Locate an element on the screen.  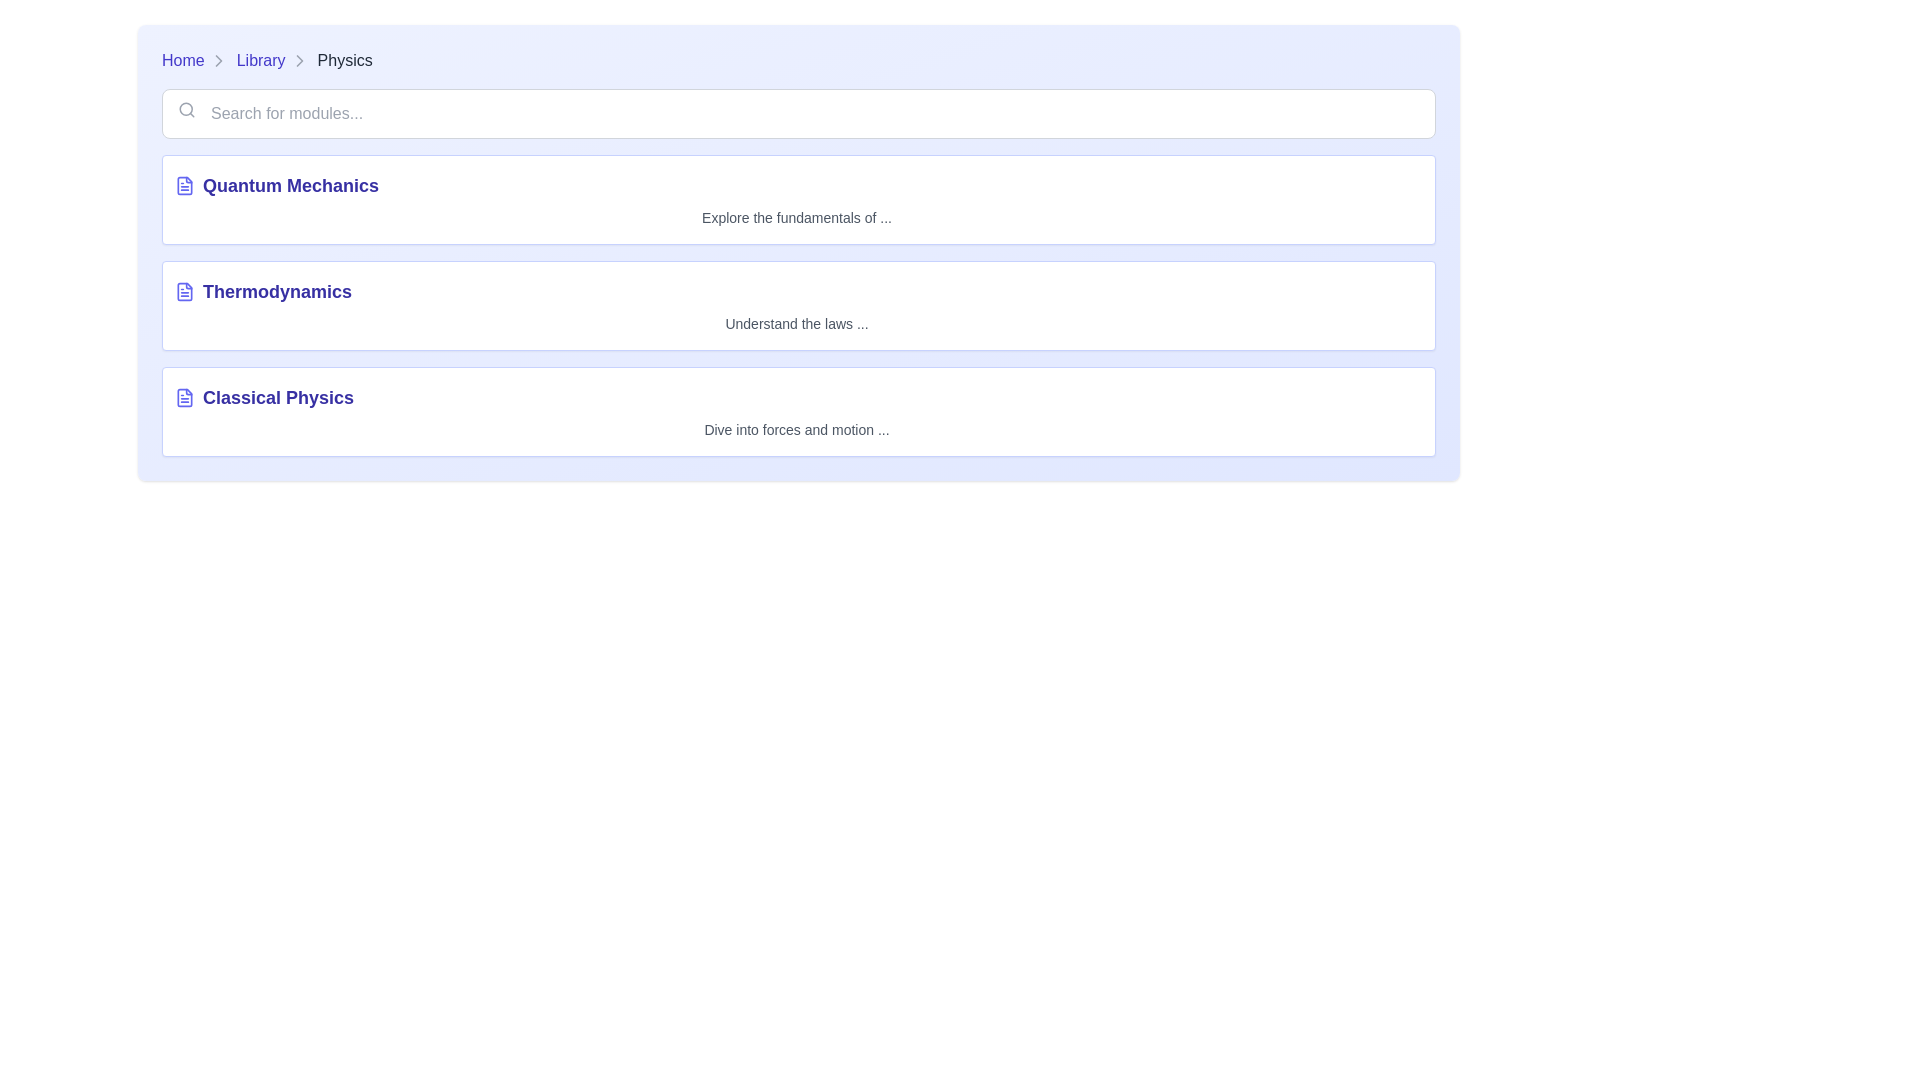
the indigo rectangular file icon with a folded corner located to the left of the 'Quantum Mechanics' title text is located at coordinates (185, 185).